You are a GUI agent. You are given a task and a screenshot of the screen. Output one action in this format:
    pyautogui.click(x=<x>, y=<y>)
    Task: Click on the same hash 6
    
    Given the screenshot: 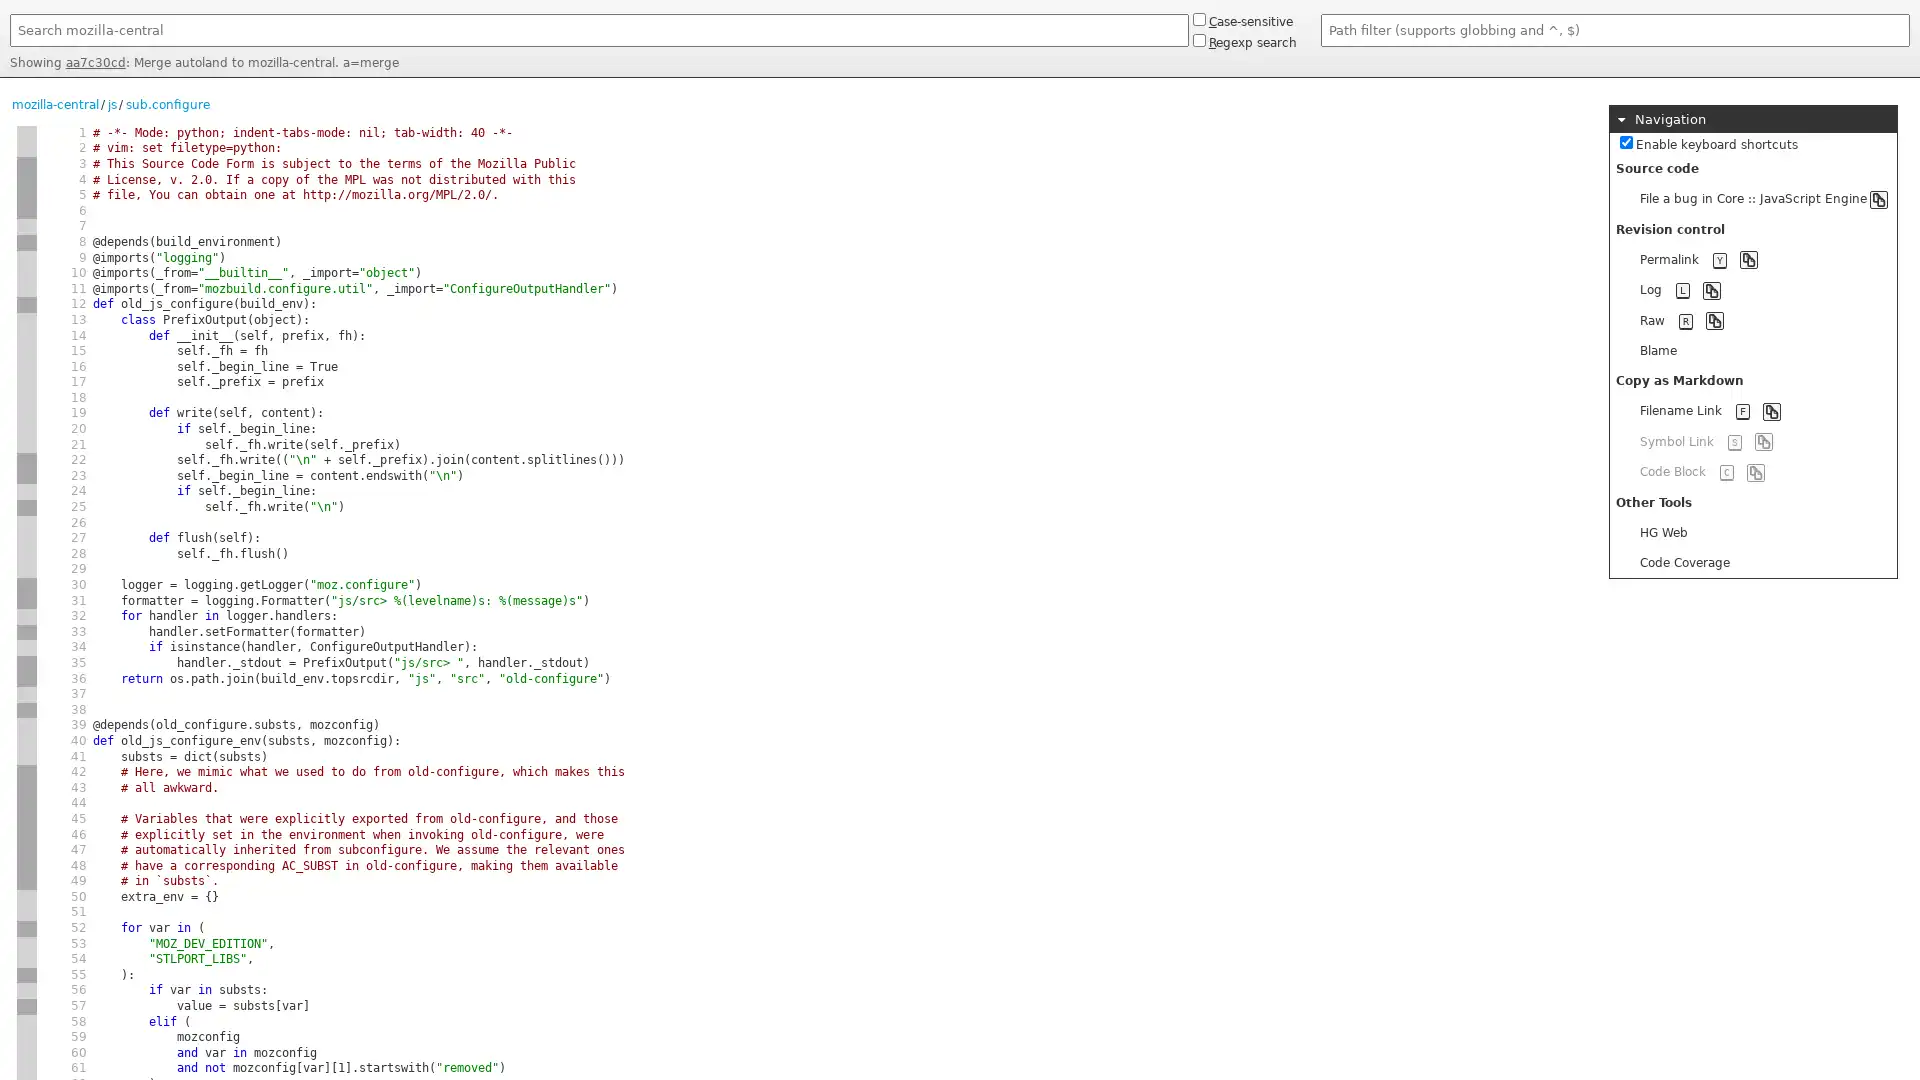 What is the action you would take?
    pyautogui.click(x=27, y=350)
    